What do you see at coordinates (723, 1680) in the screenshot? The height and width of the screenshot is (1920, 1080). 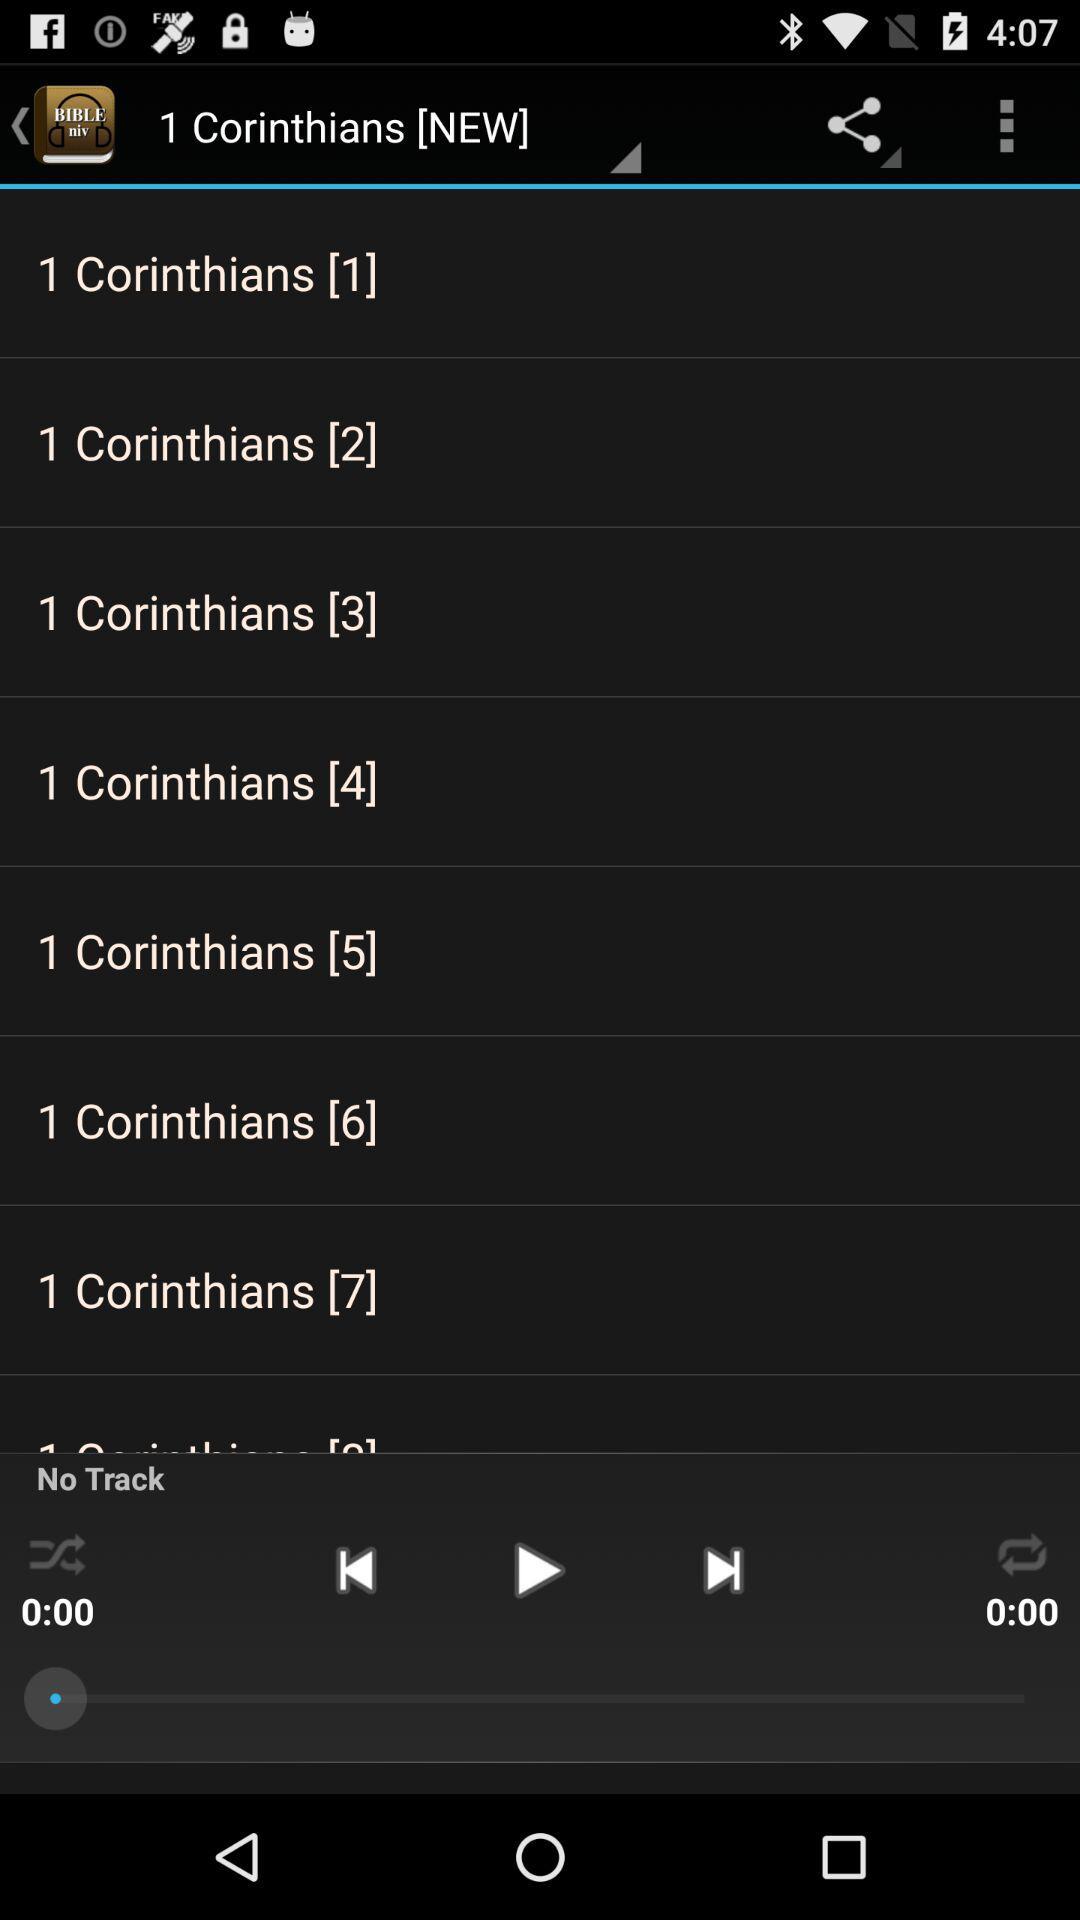 I see `the skip_next icon` at bounding box center [723, 1680].